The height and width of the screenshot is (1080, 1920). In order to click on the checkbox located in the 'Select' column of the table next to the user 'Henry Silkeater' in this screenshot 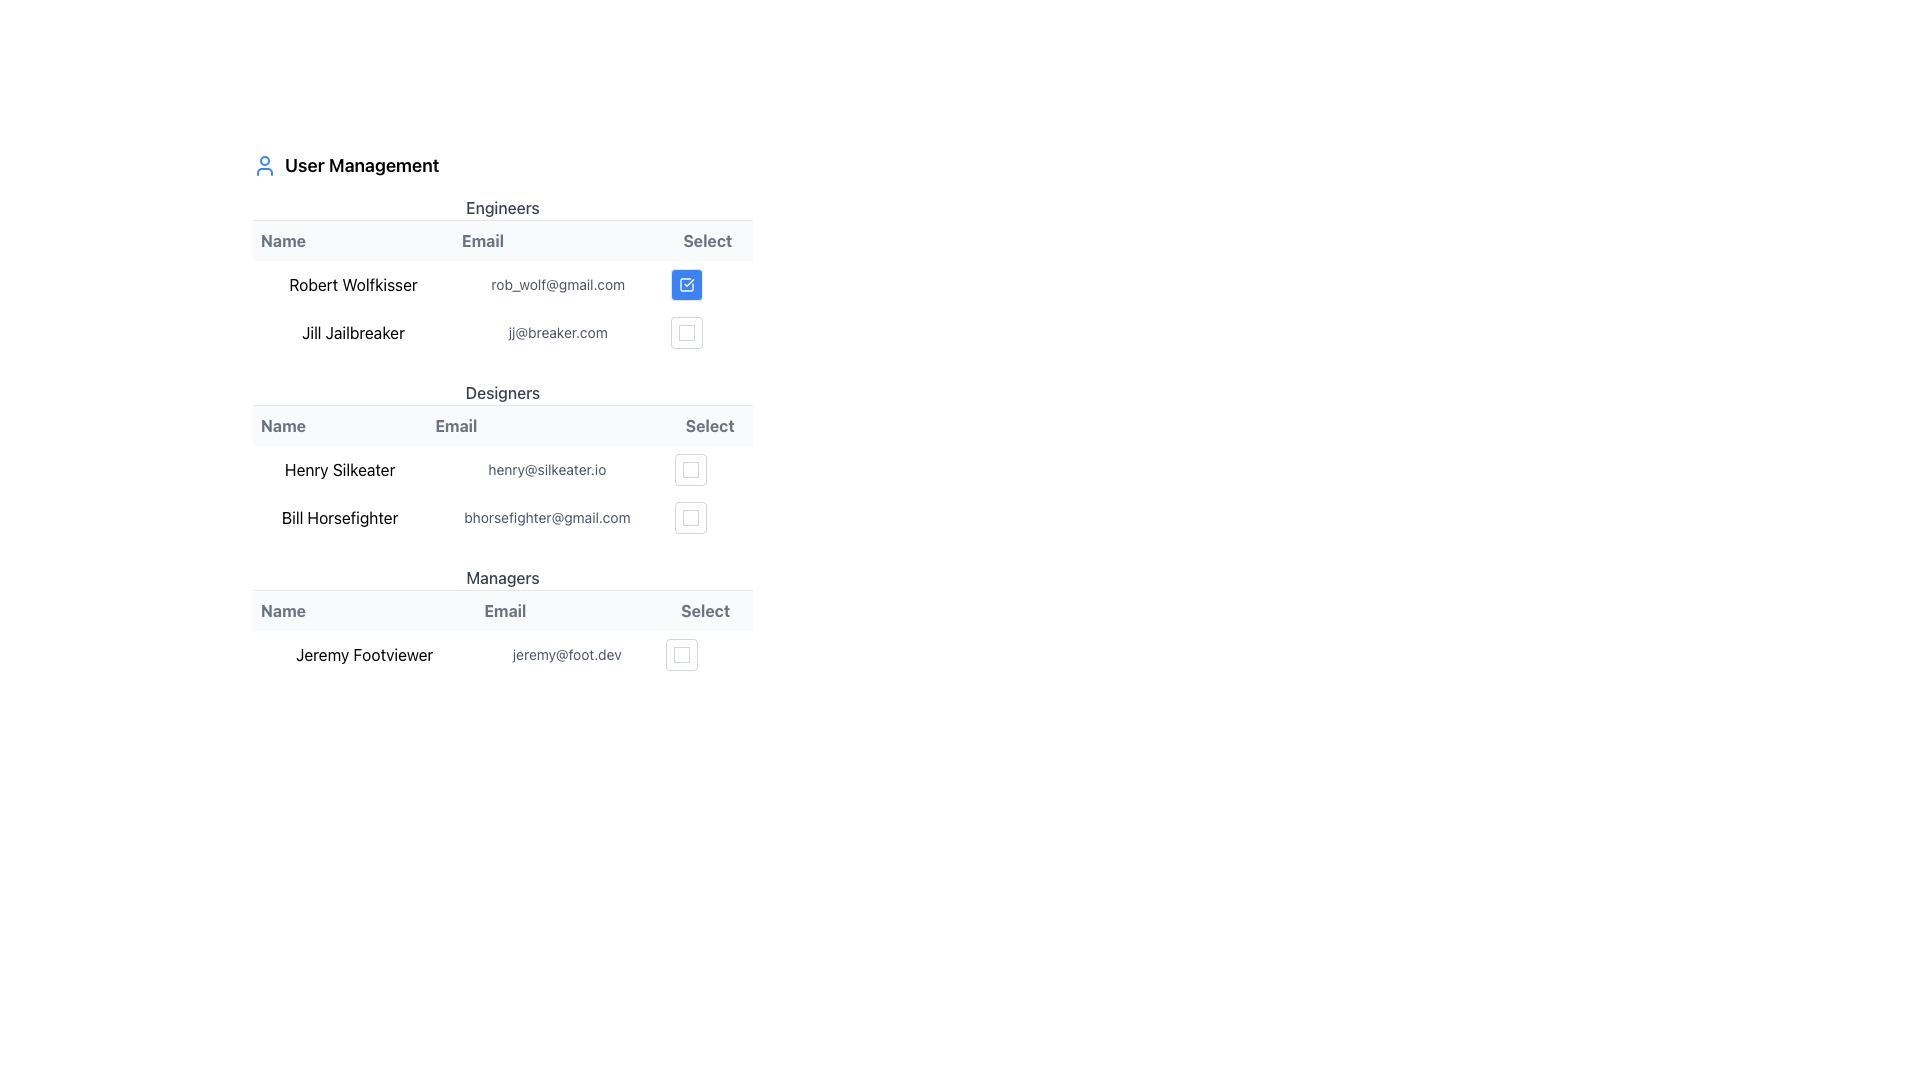, I will do `click(691, 470)`.